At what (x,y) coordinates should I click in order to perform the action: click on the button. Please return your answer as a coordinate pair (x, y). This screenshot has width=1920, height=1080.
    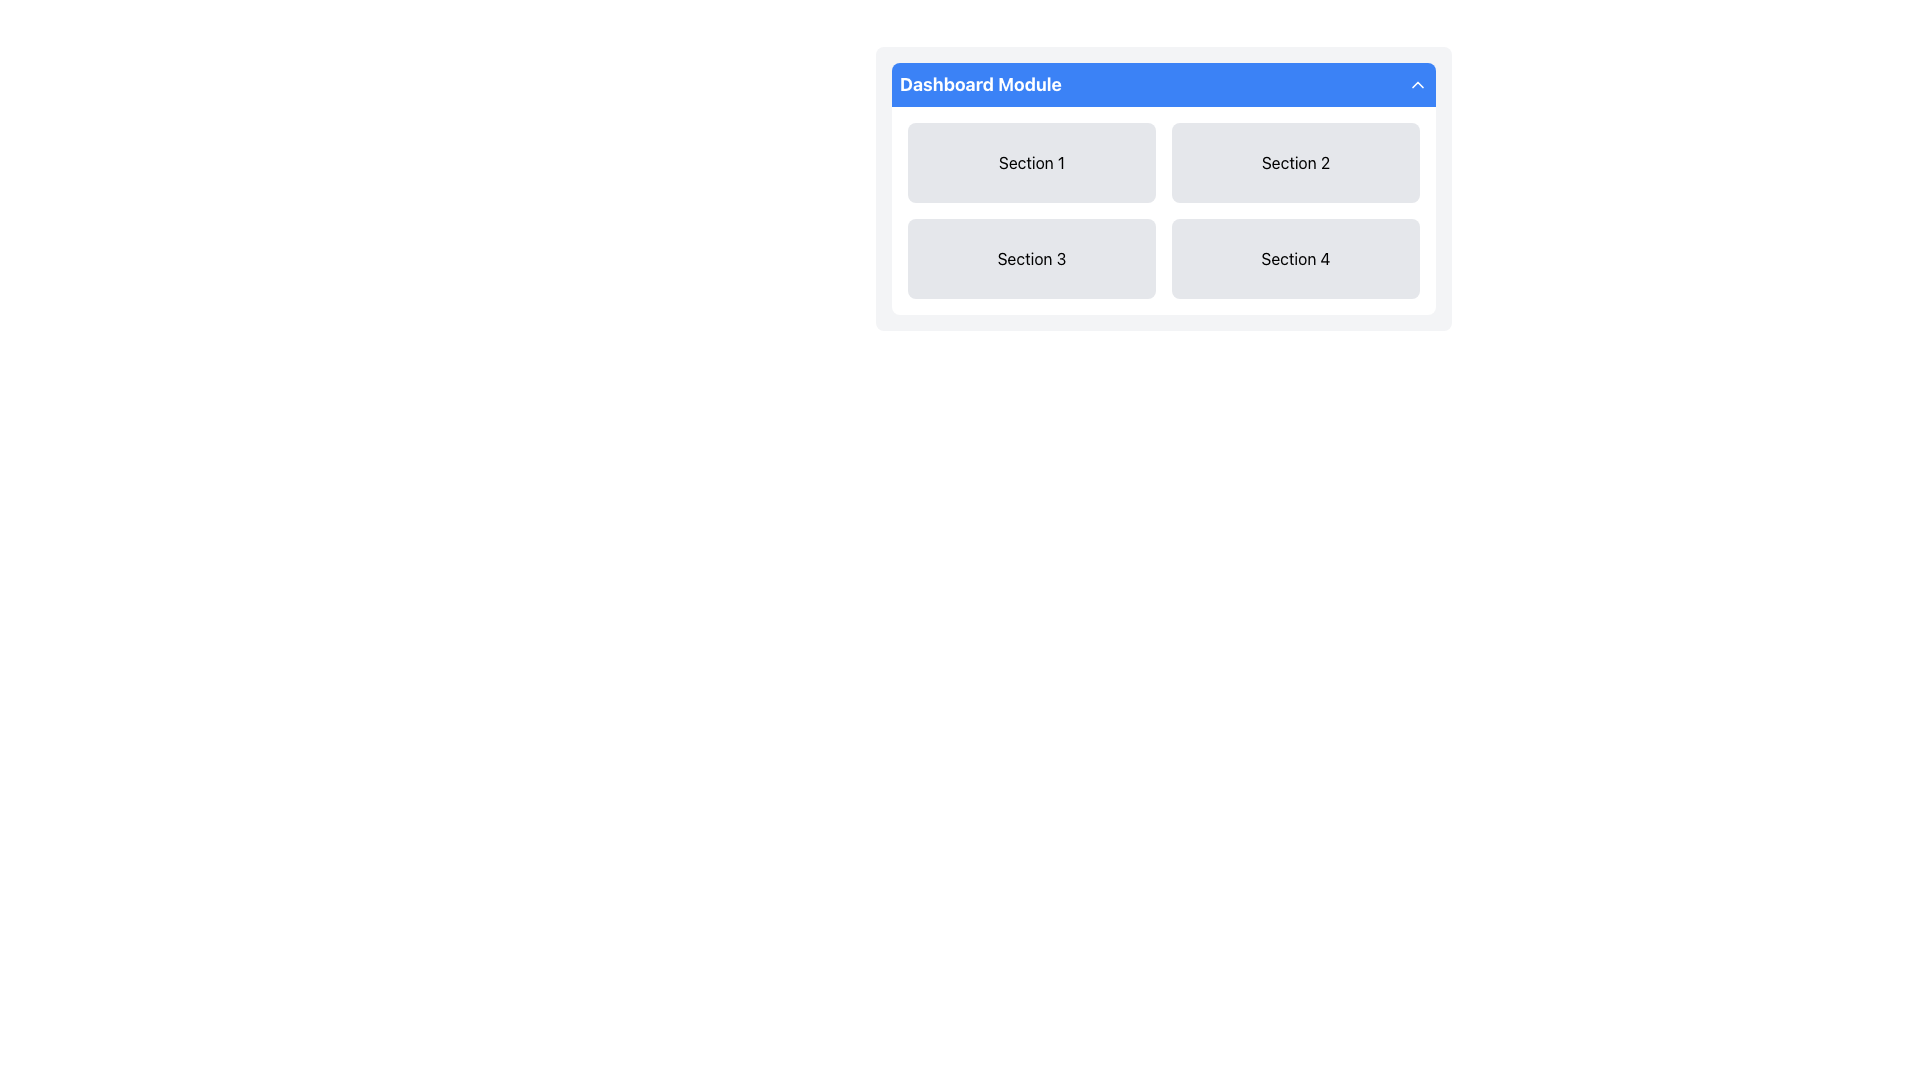
    Looking at the image, I should click on (1032, 257).